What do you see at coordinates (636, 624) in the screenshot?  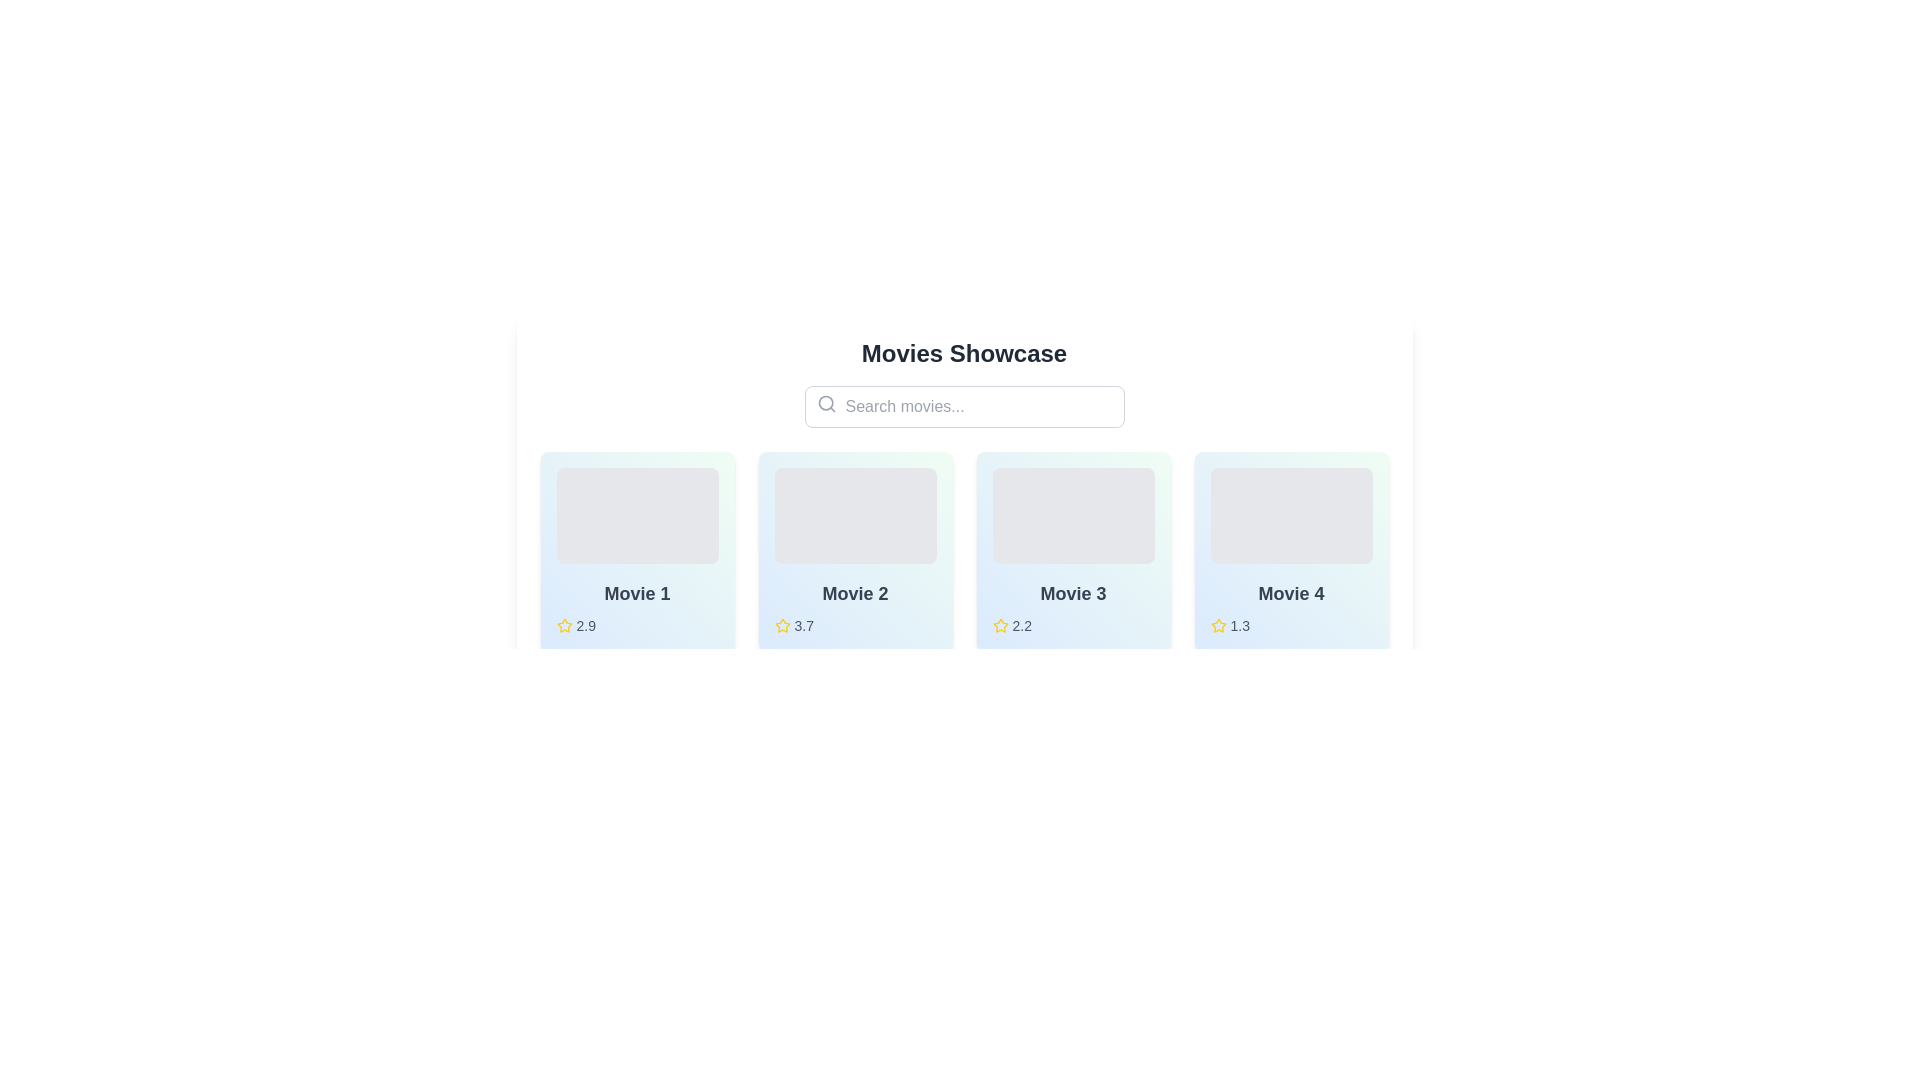 I see `the displayed rating score of '2.9' next to the yellow star icon beneath the title 'Movie 1' in the first card of the list` at bounding box center [636, 624].